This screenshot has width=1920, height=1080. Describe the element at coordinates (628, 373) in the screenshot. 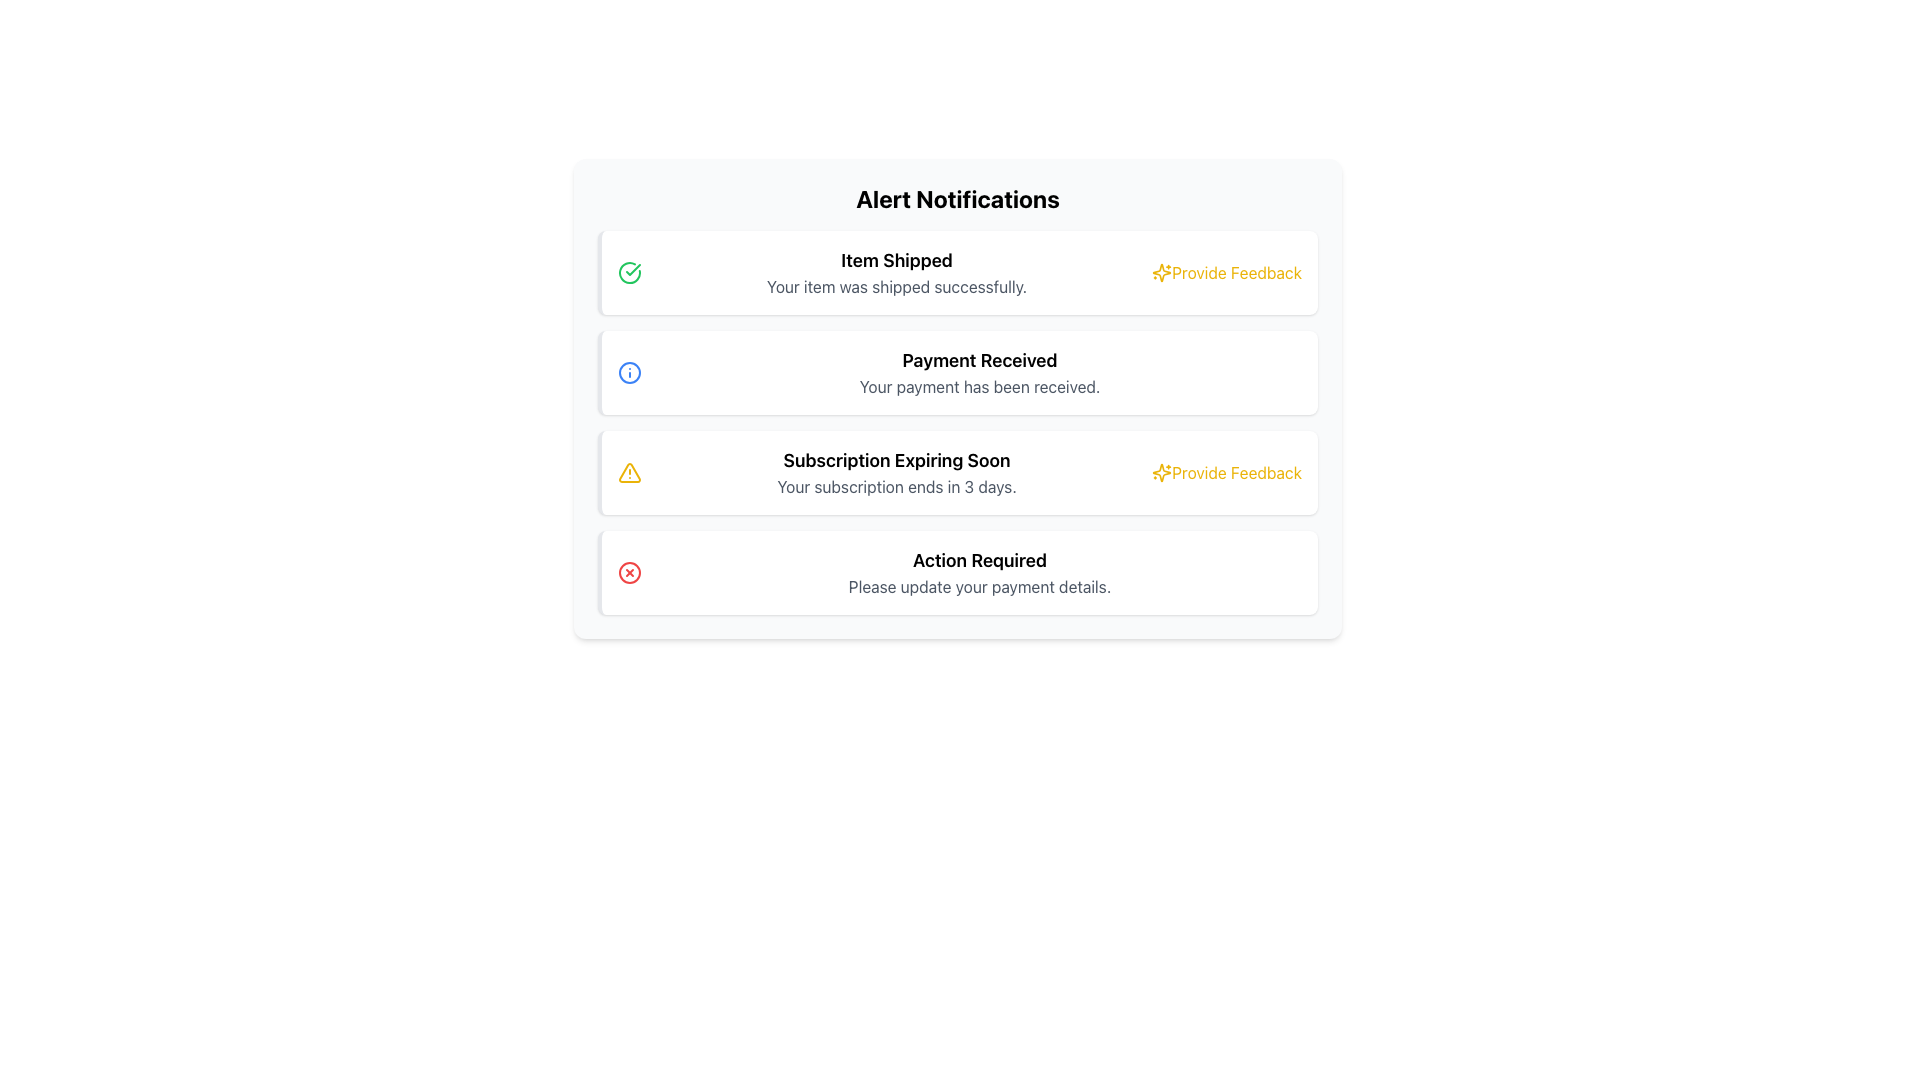

I see `the primary icon located at the upper-left section of the 'Payment Received' card in the 'Alert Notifications' list` at that location.